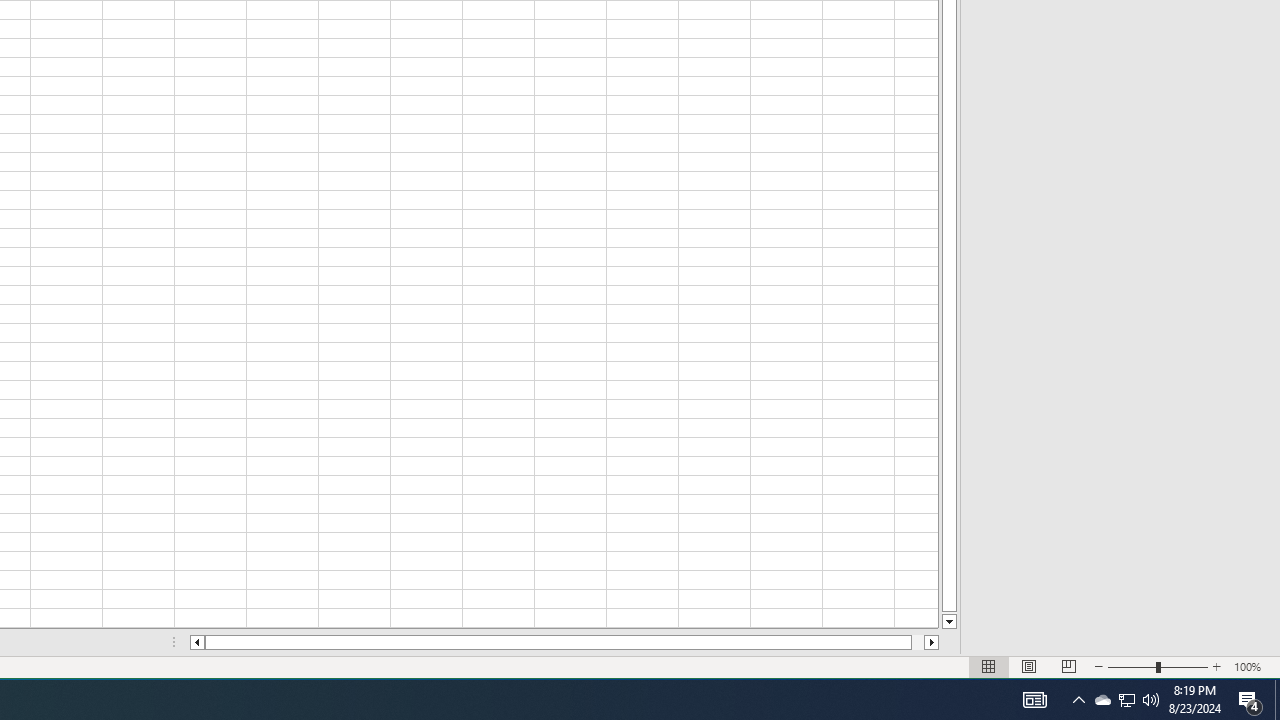 The height and width of the screenshot is (720, 1280). I want to click on 'Normal', so click(988, 667).